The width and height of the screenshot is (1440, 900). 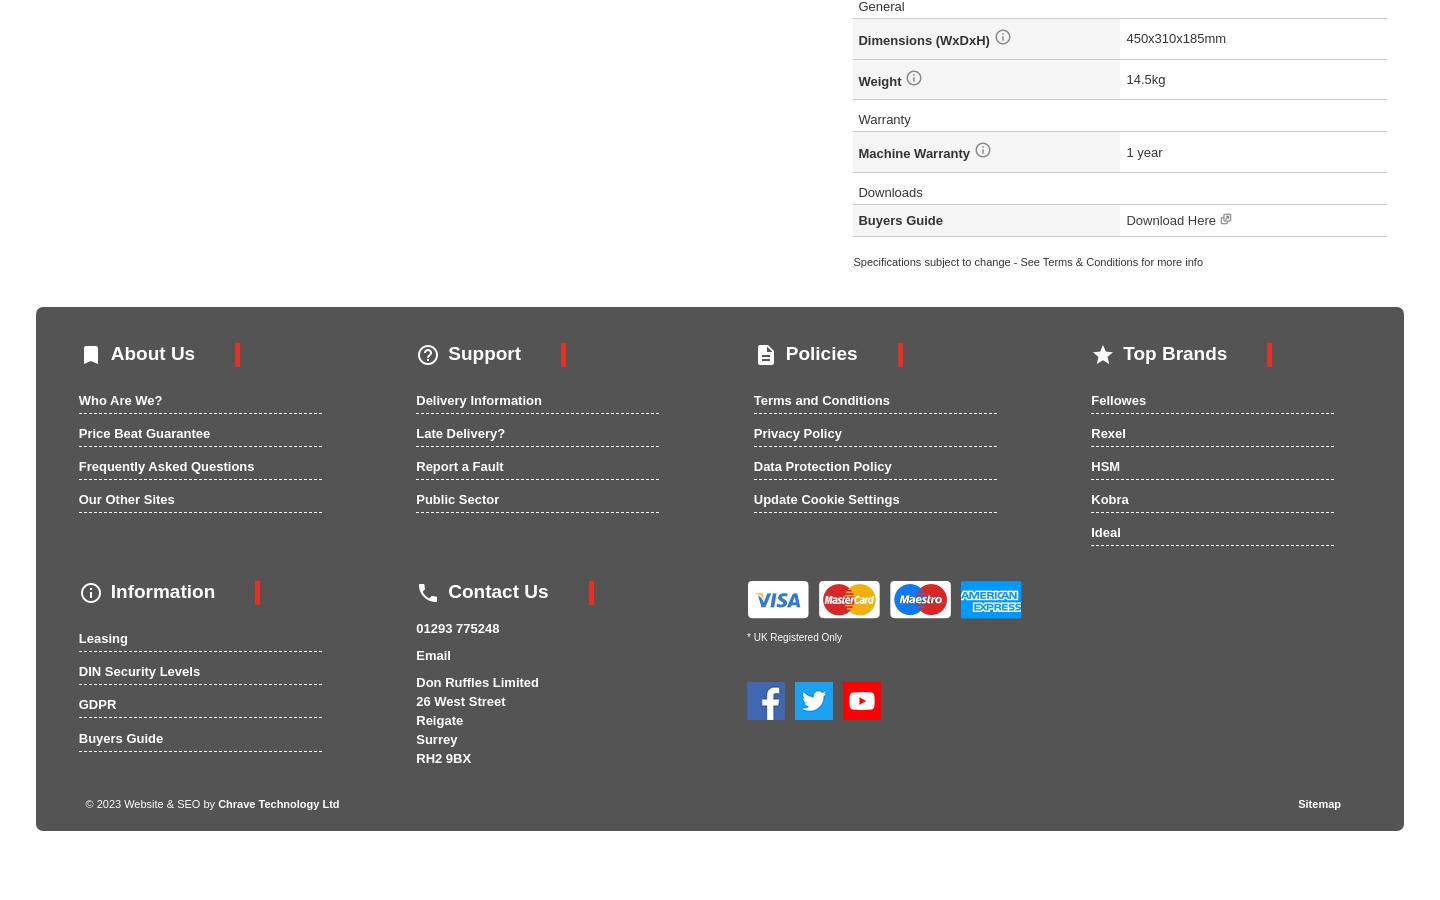 I want to click on '© 2023 Website & SEO by', so click(x=150, y=802).